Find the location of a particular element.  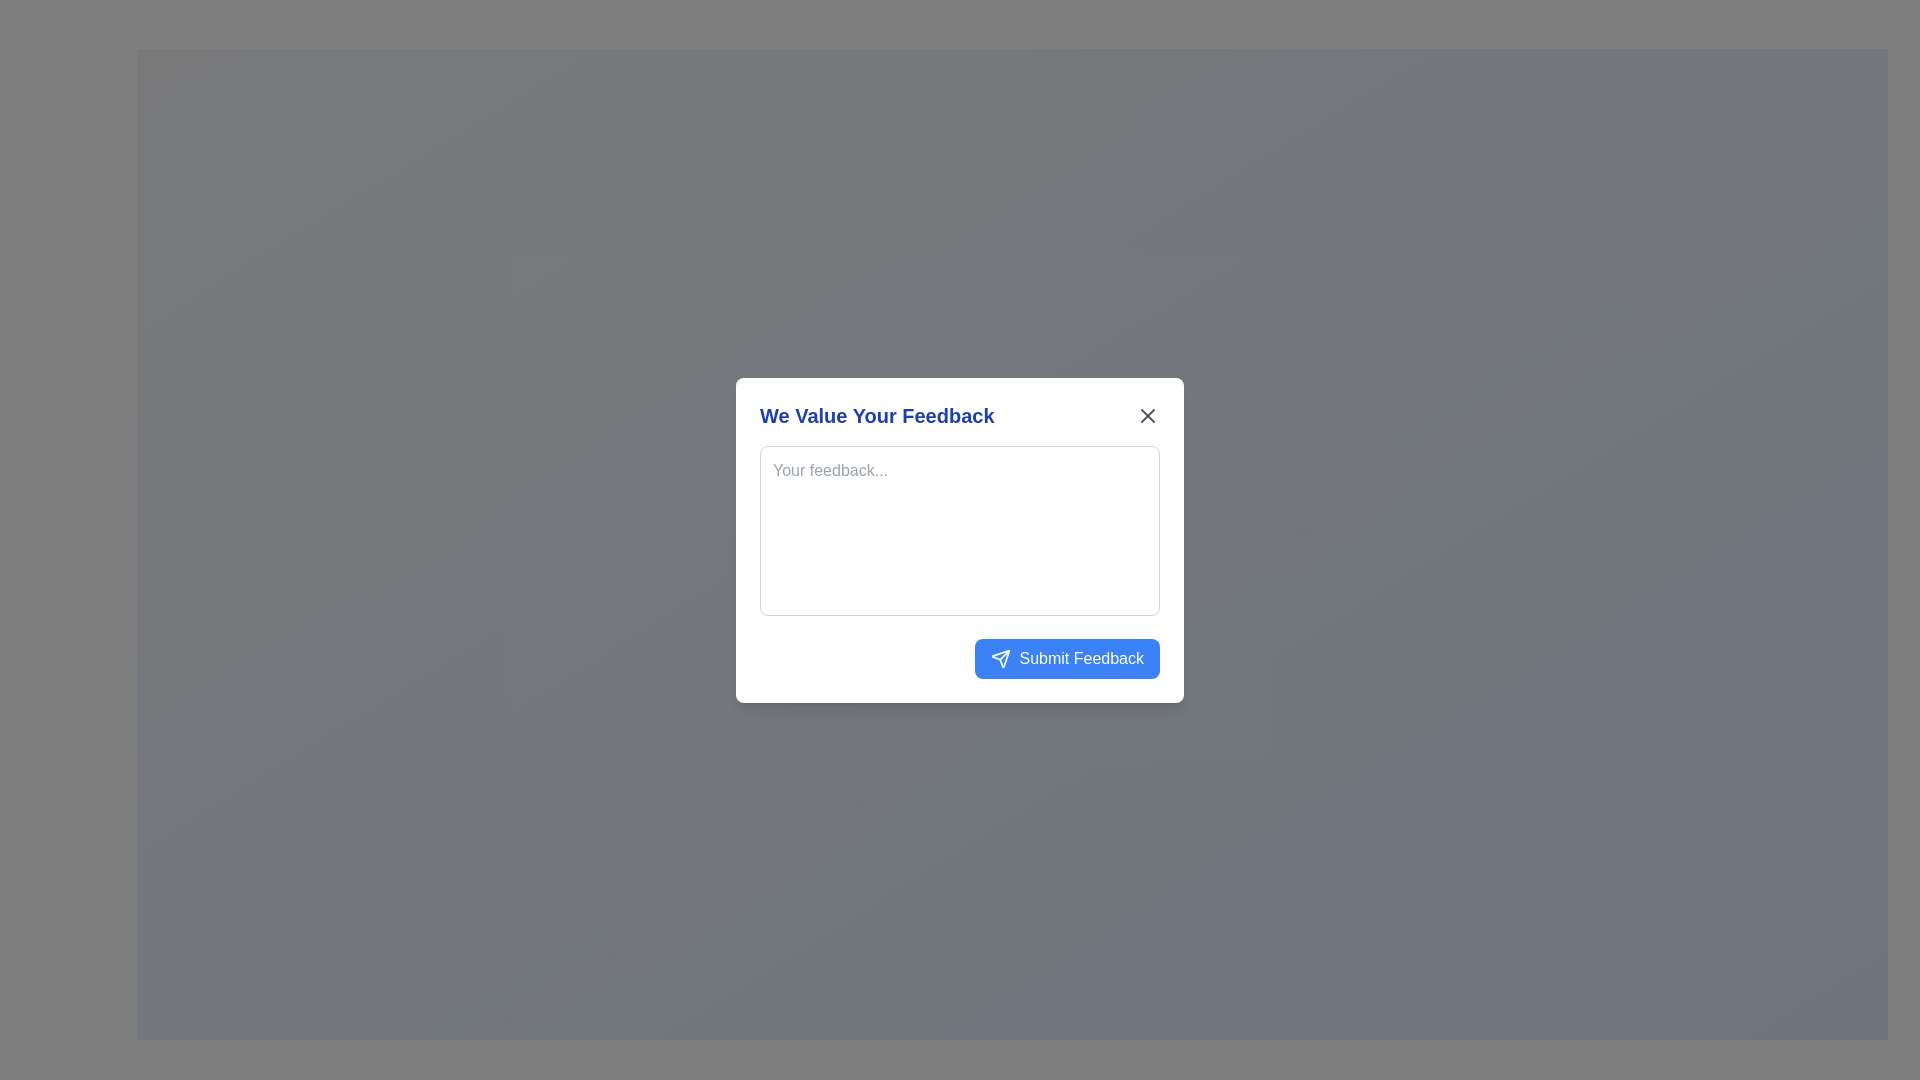

the 'Close' button represented by an 'X' icon in the top-right corner of the modal dialog is located at coordinates (1147, 414).